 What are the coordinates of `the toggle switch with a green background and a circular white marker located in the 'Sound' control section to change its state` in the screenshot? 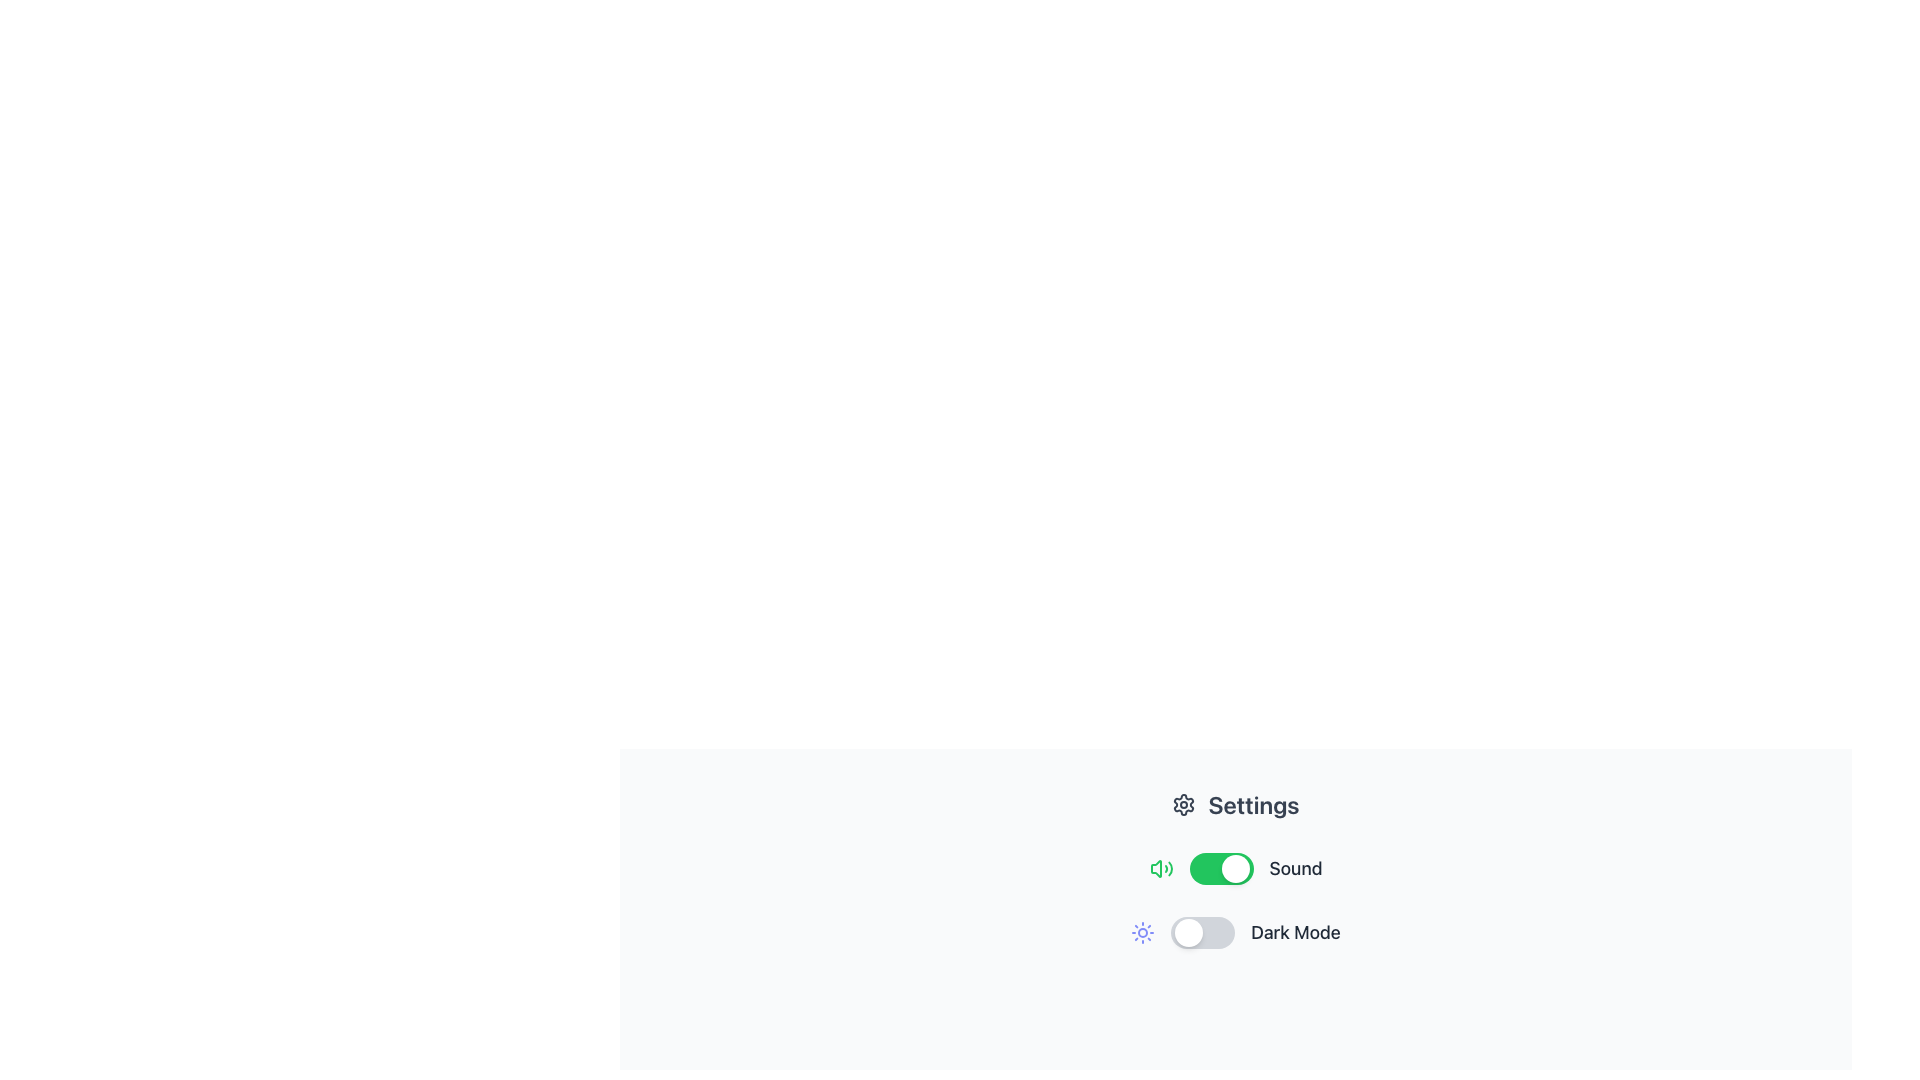 It's located at (1220, 867).